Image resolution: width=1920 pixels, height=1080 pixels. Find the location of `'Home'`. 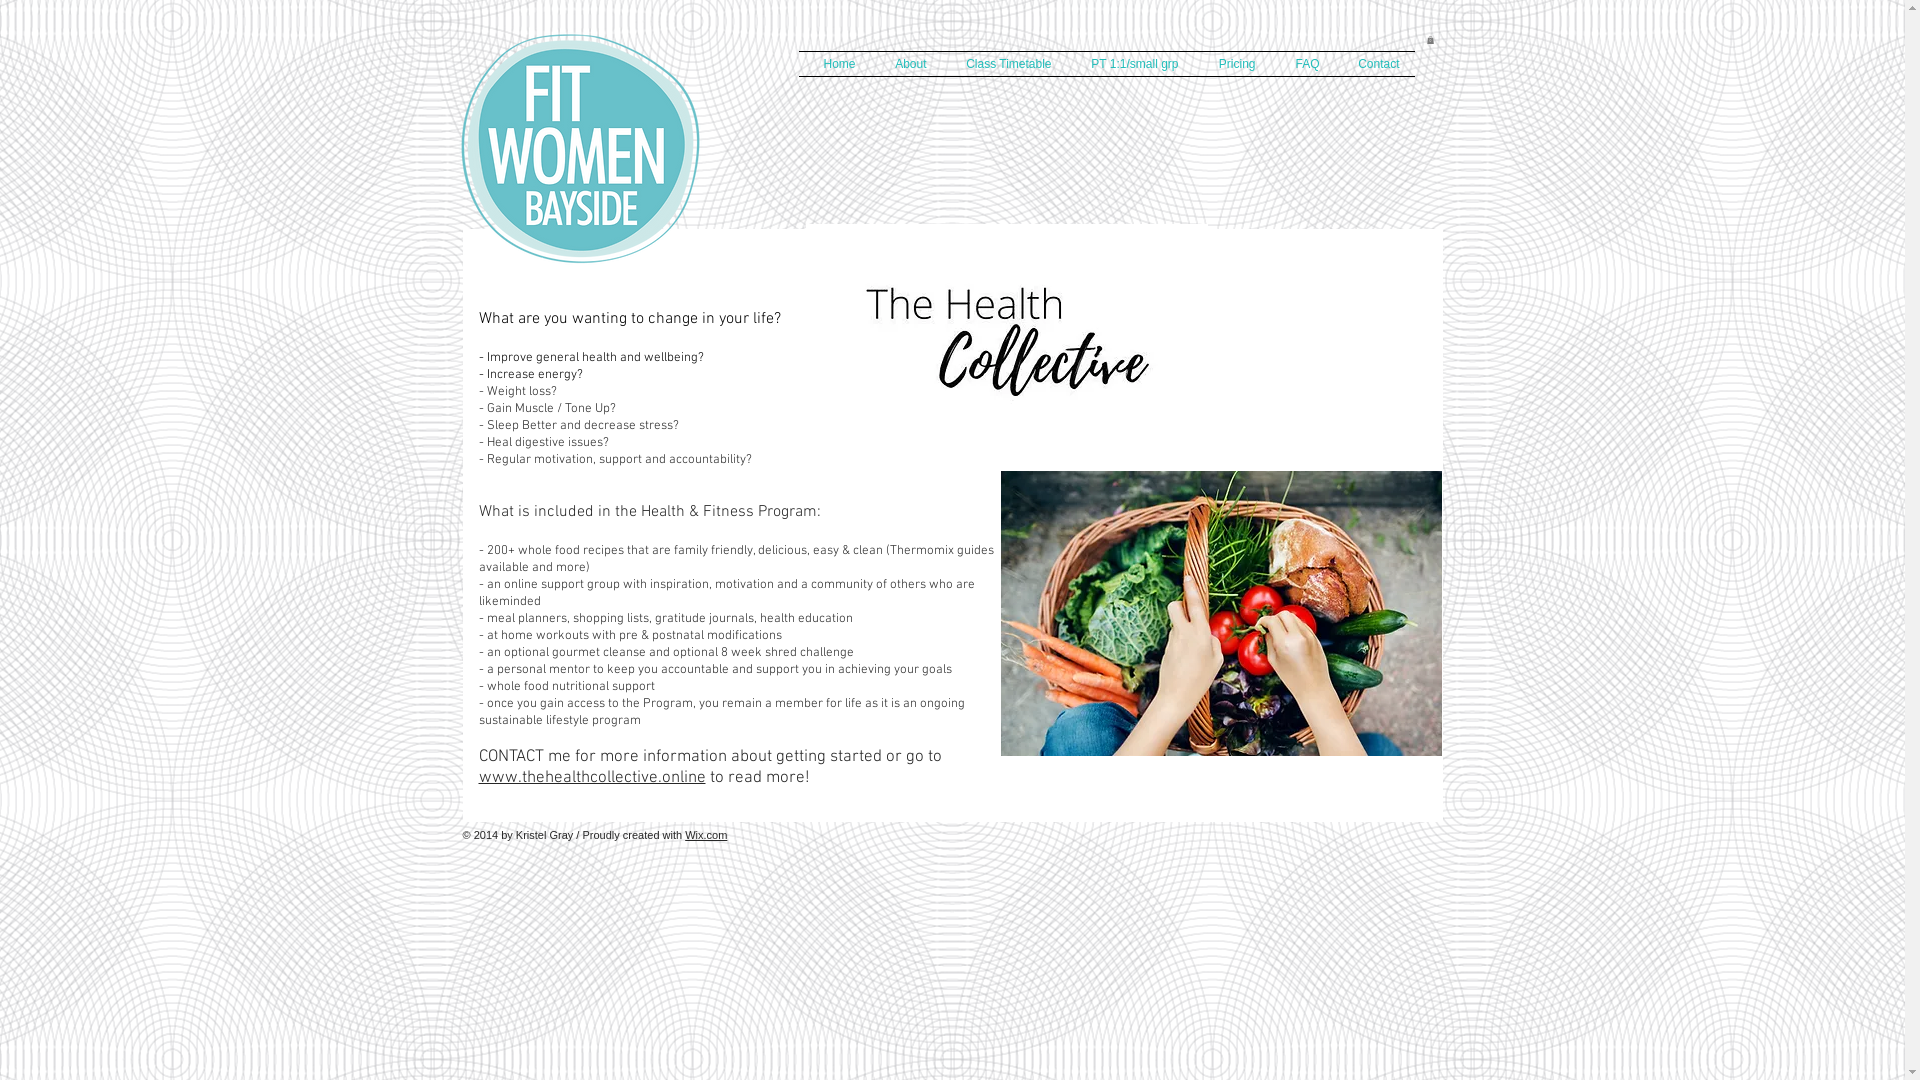

'Home' is located at coordinates (834, 63).